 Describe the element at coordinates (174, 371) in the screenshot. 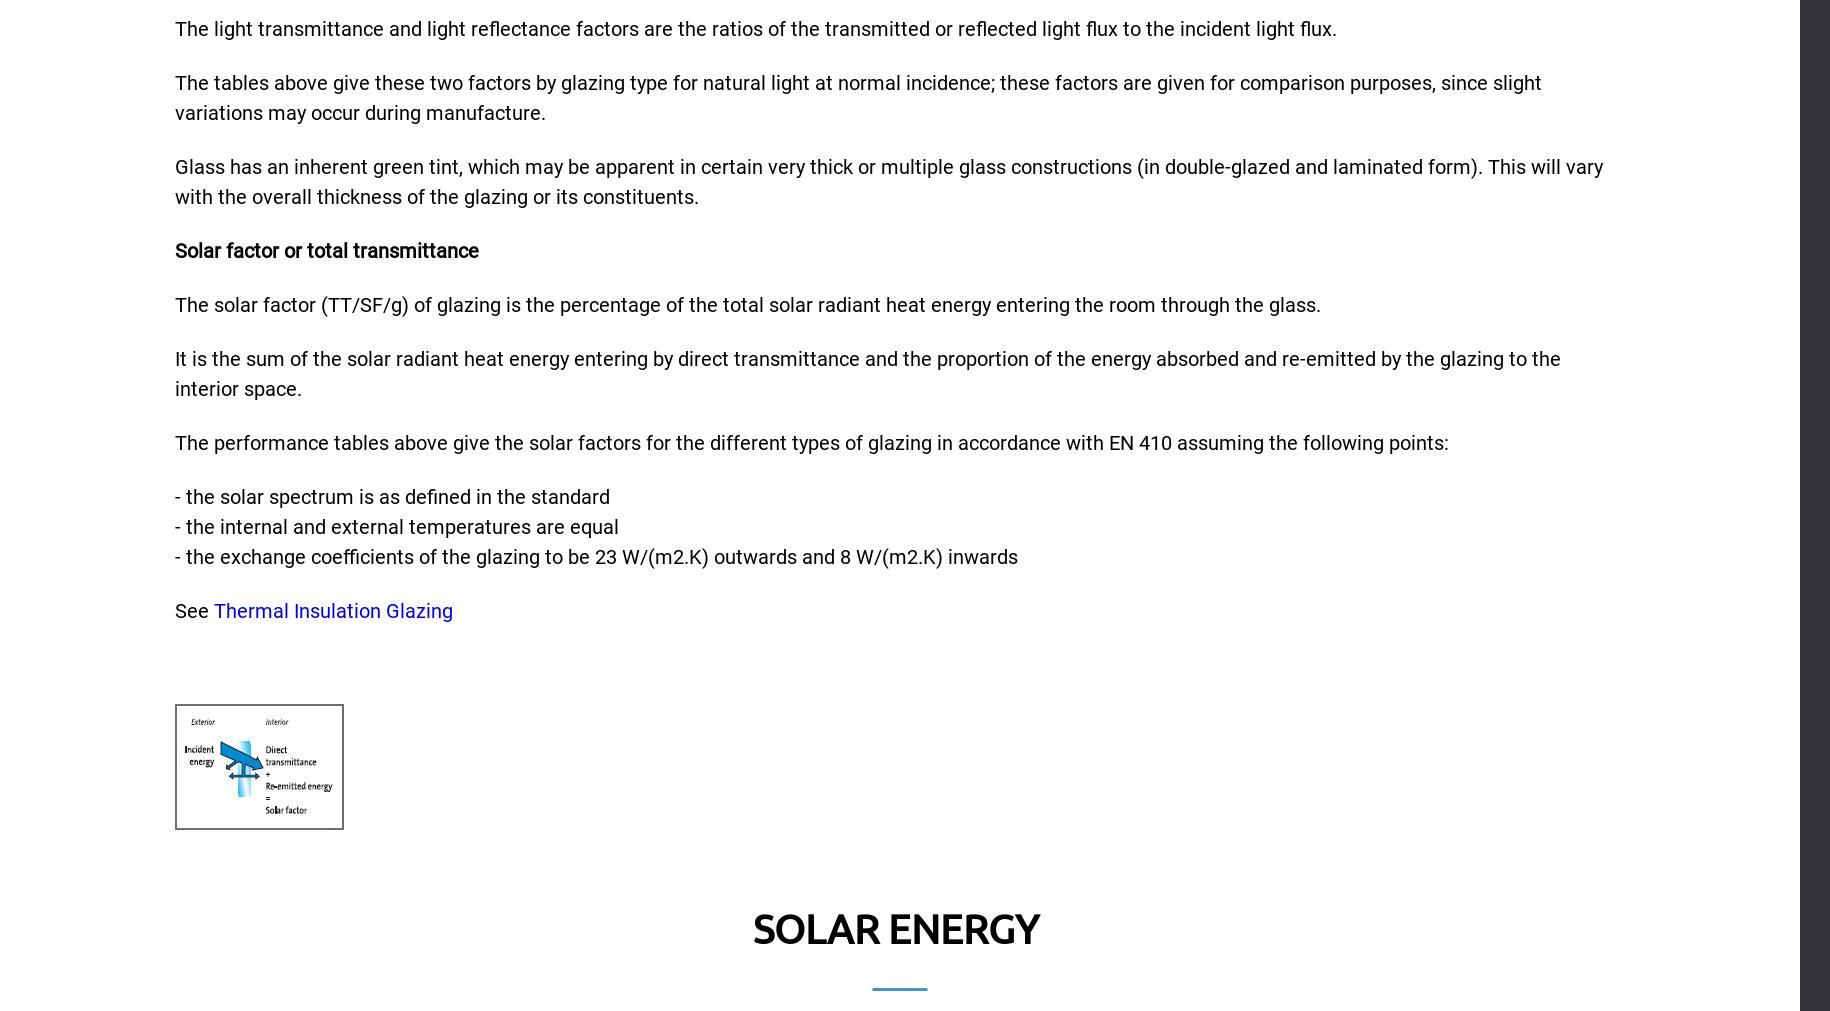

I see `'It is the sum of the solar radiant heat energy entering by direct transmittance and the proportion of the energy absorbed and re-emitted by the glazing to the interior space.'` at that location.